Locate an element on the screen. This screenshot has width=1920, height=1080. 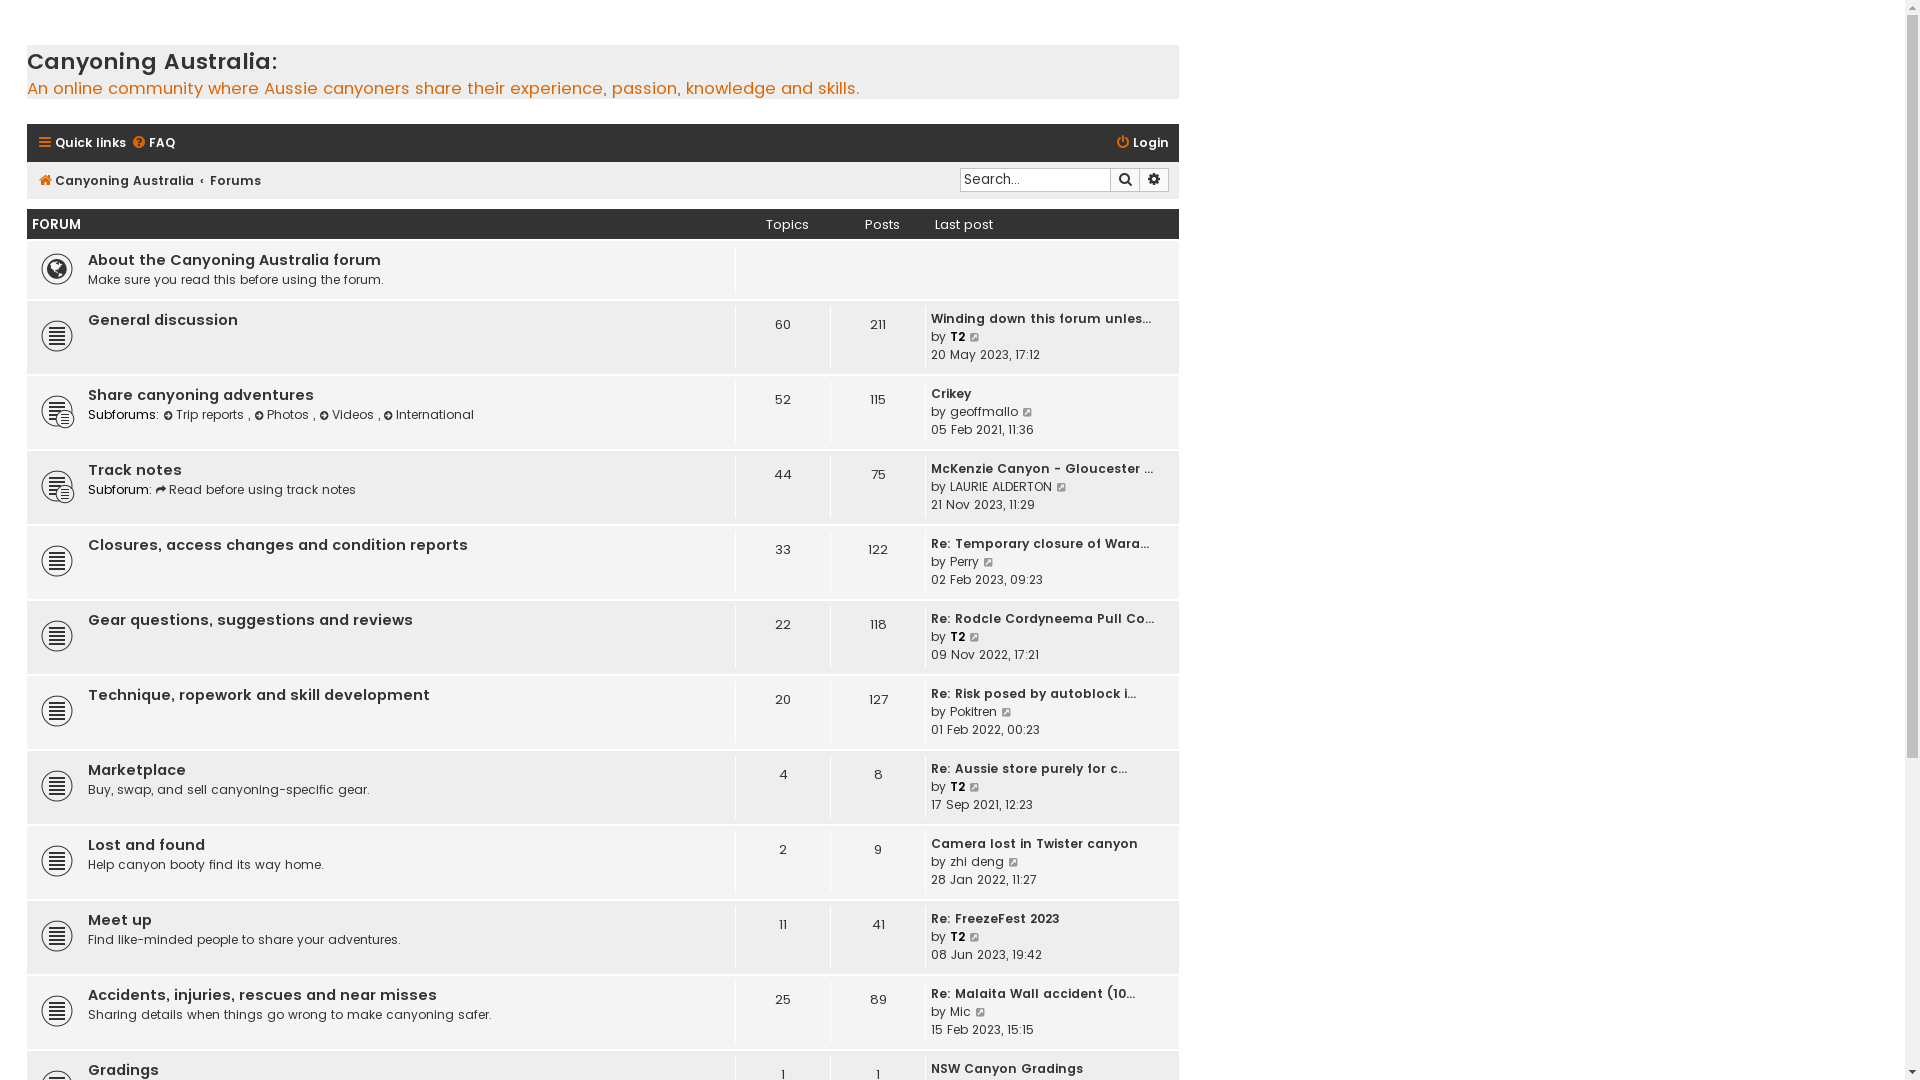
'T2' is located at coordinates (956, 335).